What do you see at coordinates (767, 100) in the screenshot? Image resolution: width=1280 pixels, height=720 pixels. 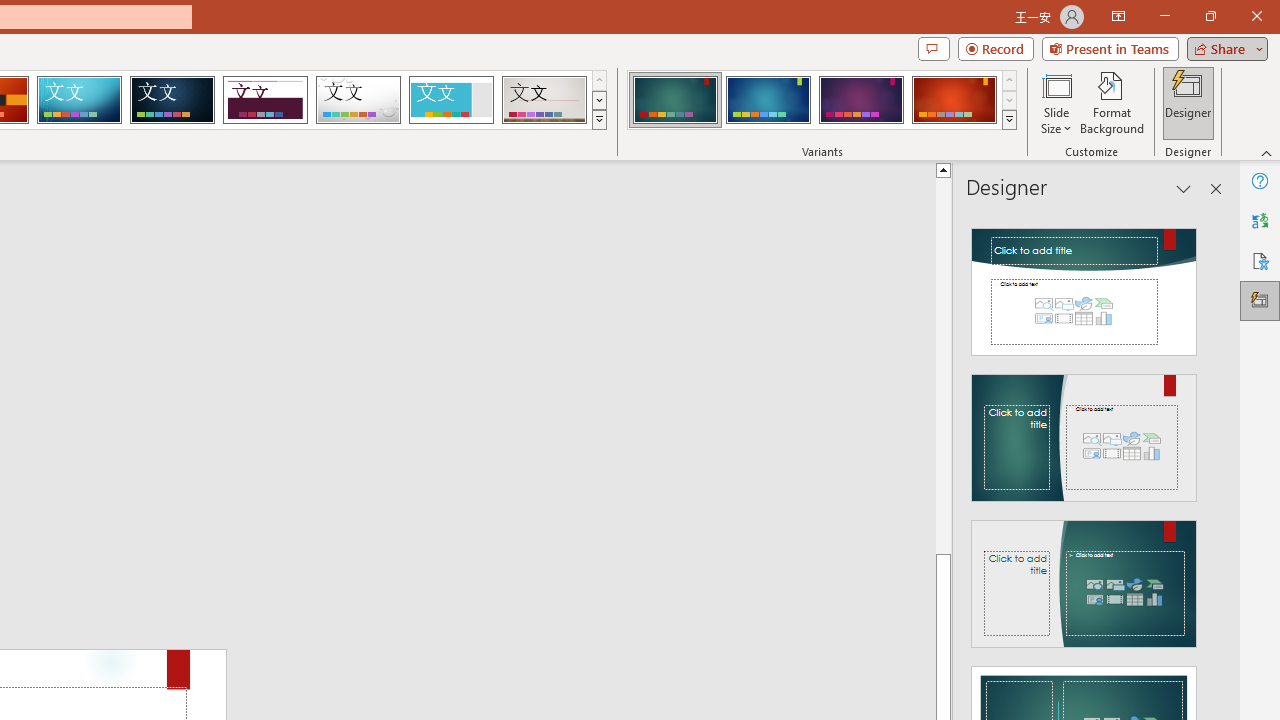 I see `'Ion Variant 2'` at bounding box center [767, 100].